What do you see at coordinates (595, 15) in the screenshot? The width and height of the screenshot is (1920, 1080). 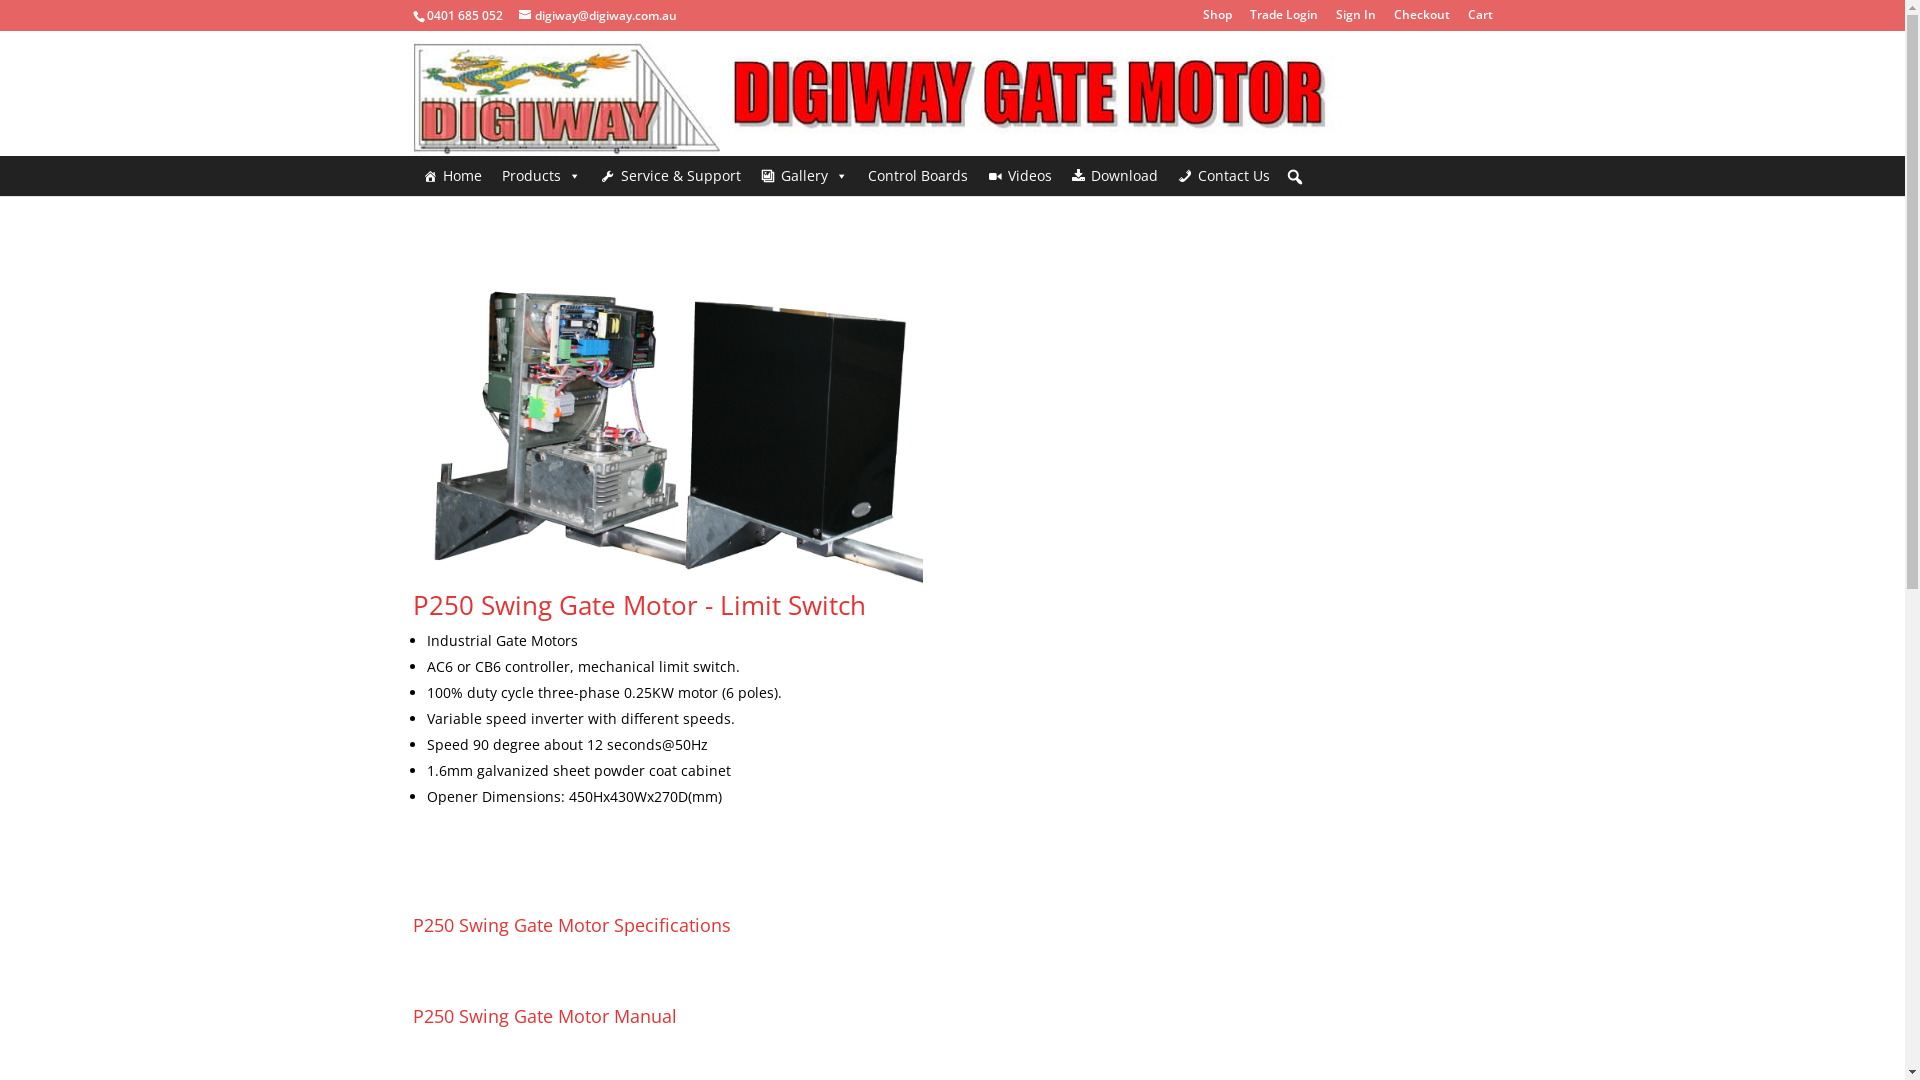 I see `'digiway@digiway.com.au'` at bounding box center [595, 15].